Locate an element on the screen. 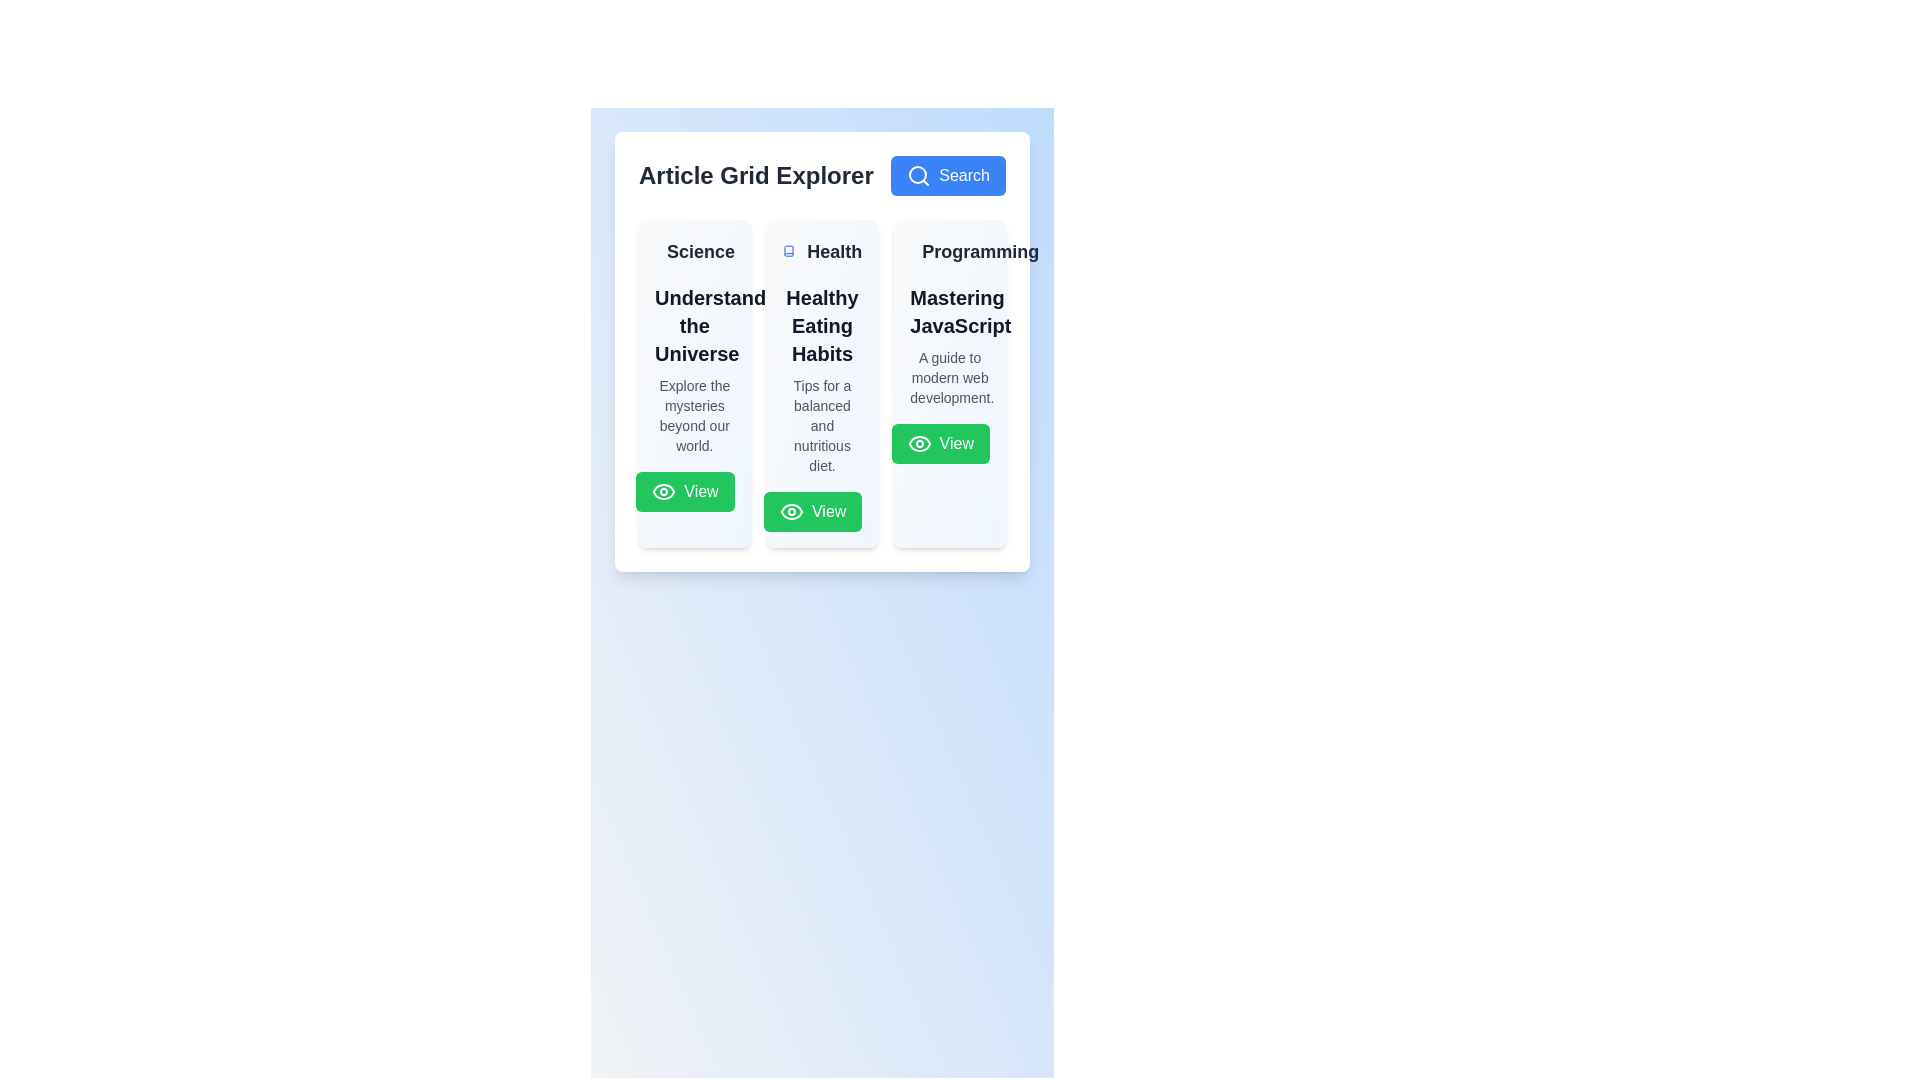 The width and height of the screenshot is (1920, 1080). the magnifying glass icon within the 'Search' button at the top right corner of the main interface is located at coordinates (918, 175).